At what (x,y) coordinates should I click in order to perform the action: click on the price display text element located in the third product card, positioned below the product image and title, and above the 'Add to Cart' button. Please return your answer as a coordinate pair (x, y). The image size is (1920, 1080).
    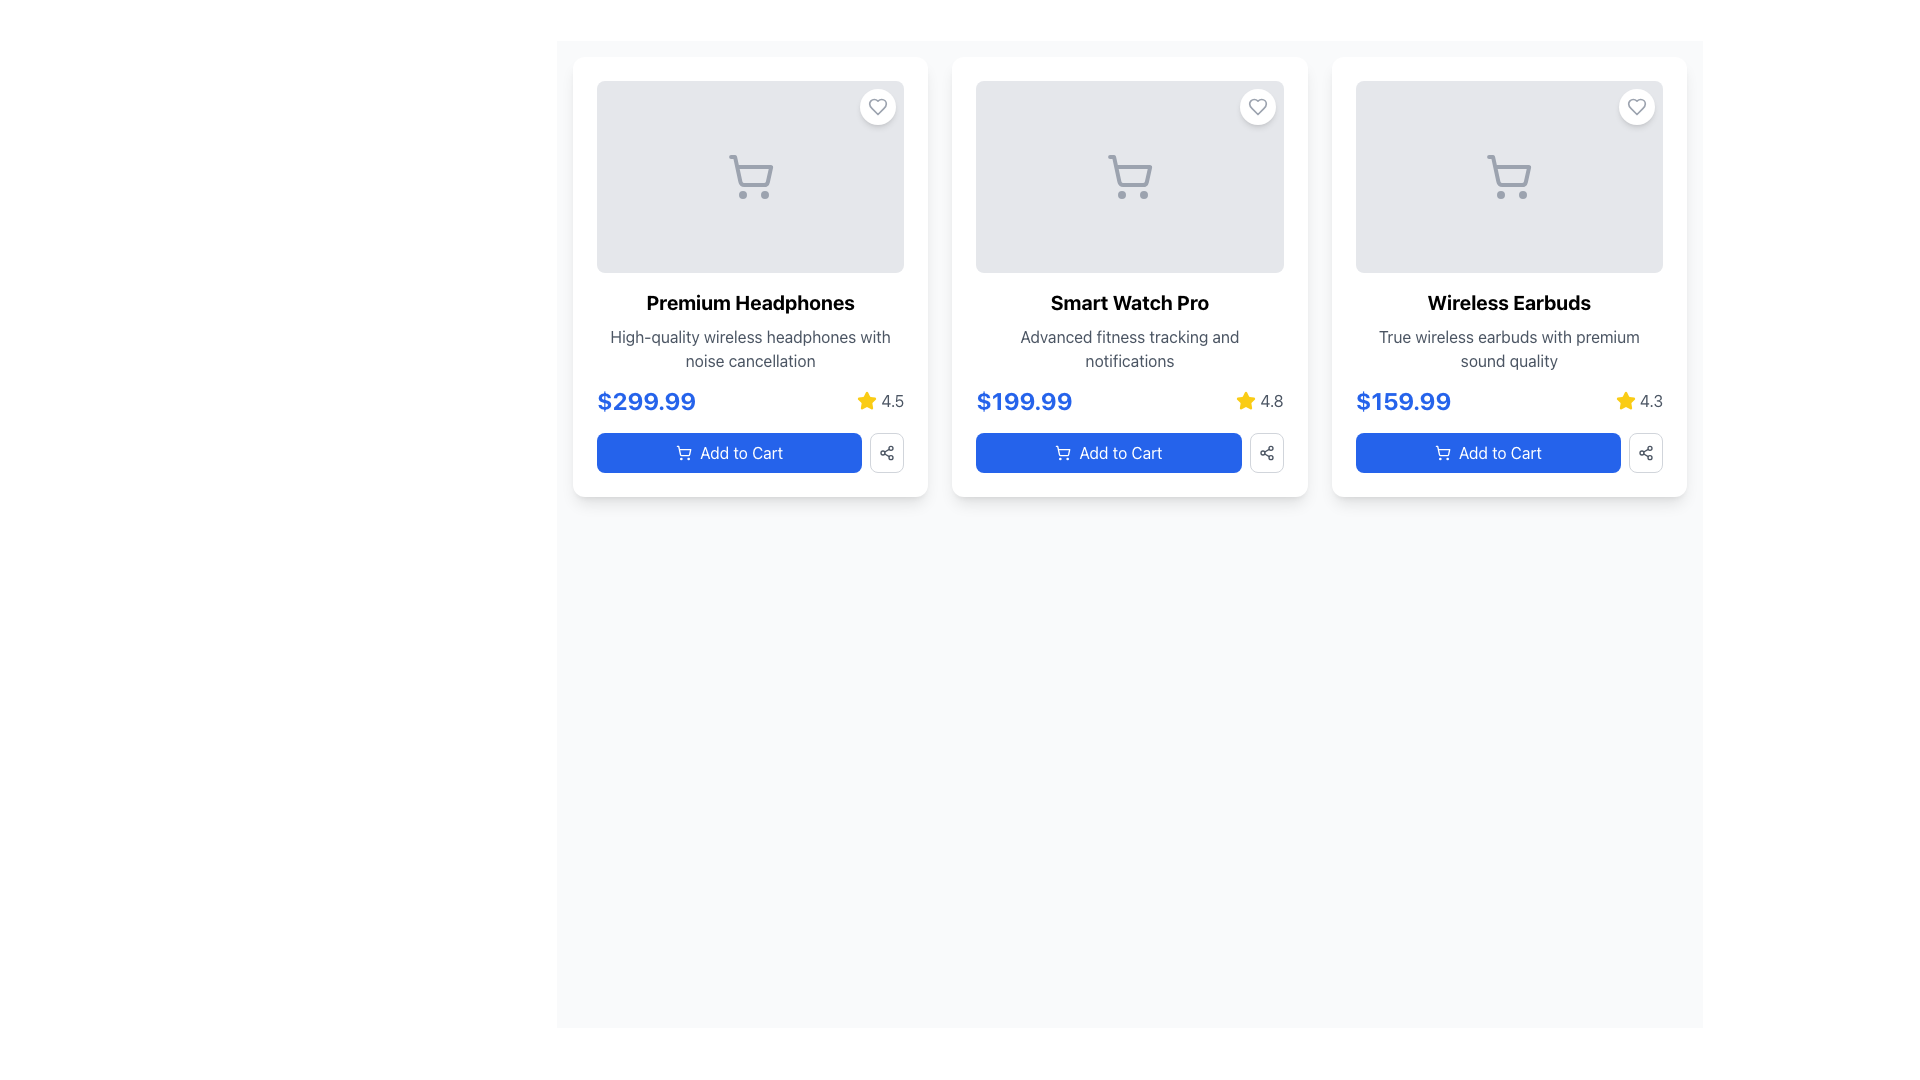
    Looking at the image, I should click on (1402, 401).